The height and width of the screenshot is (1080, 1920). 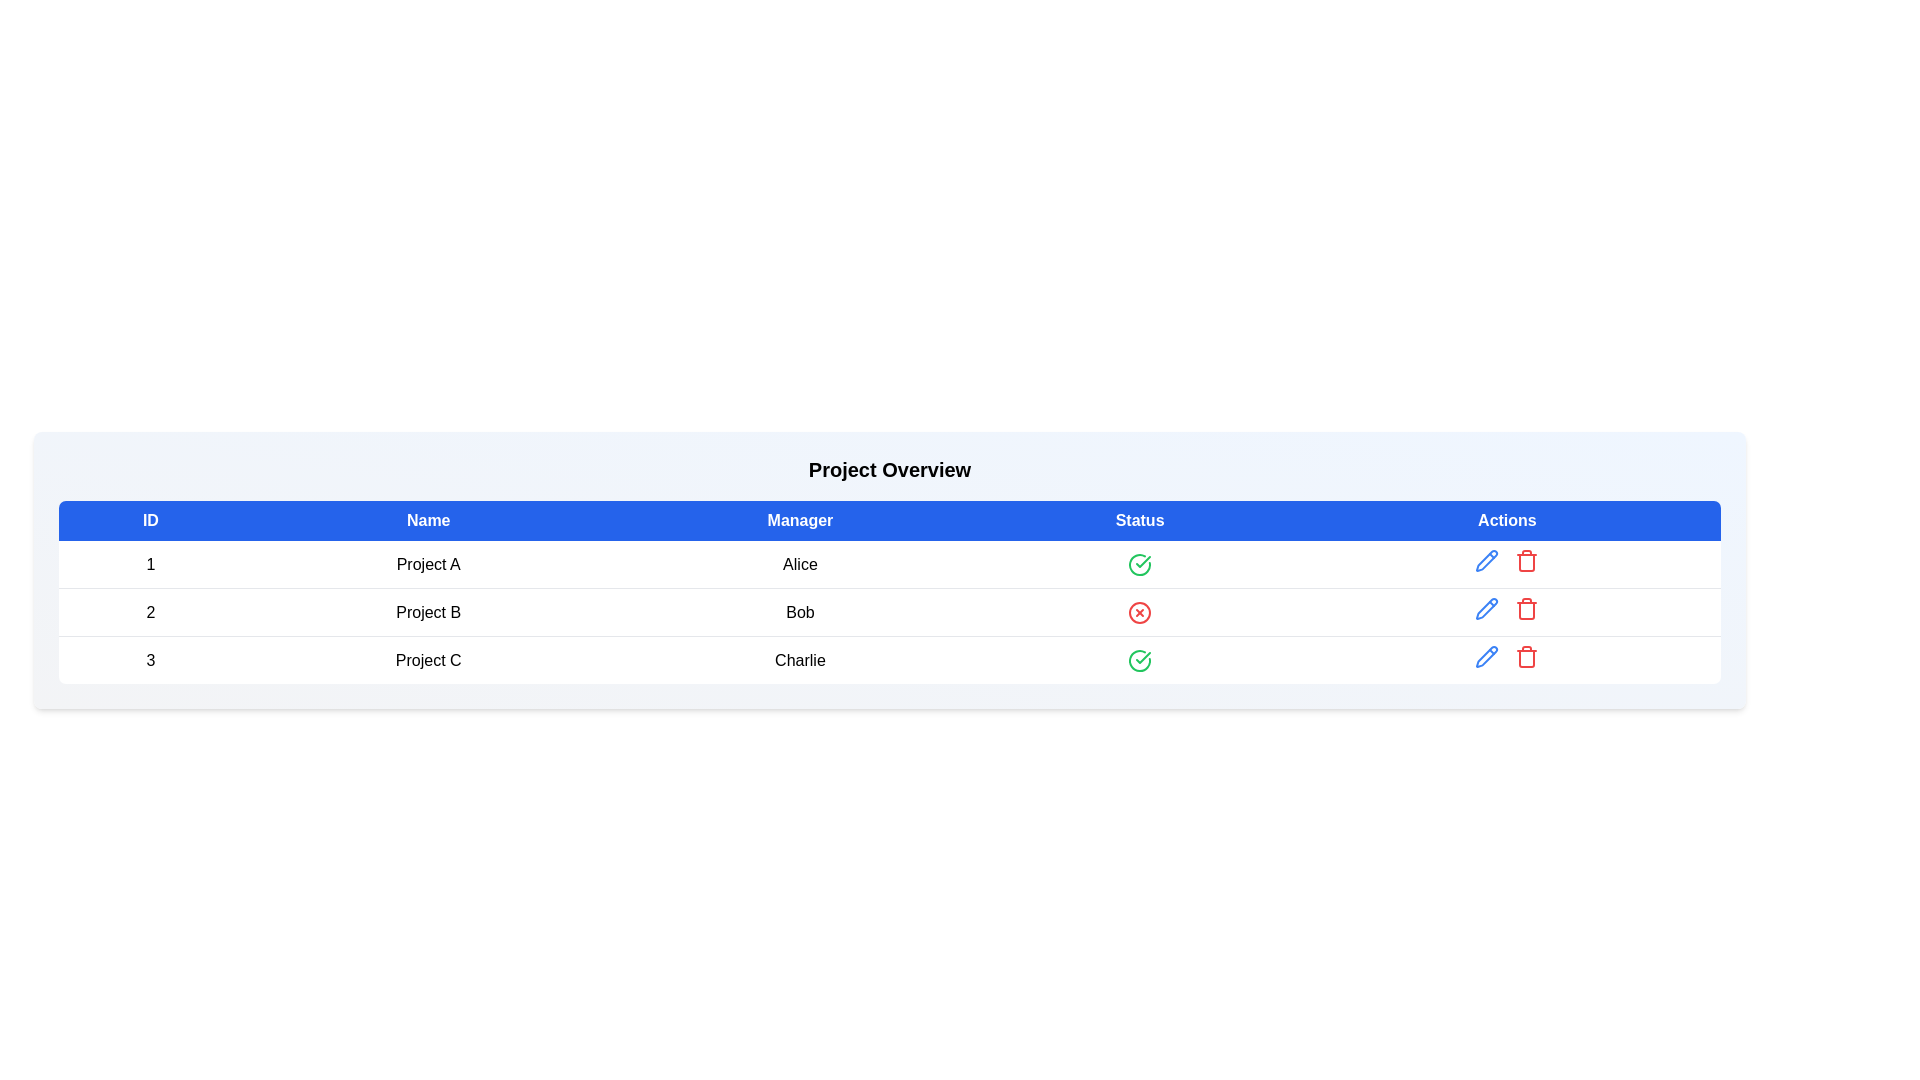 What do you see at coordinates (1140, 611) in the screenshot?
I see `the error status indicator icon` at bounding box center [1140, 611].